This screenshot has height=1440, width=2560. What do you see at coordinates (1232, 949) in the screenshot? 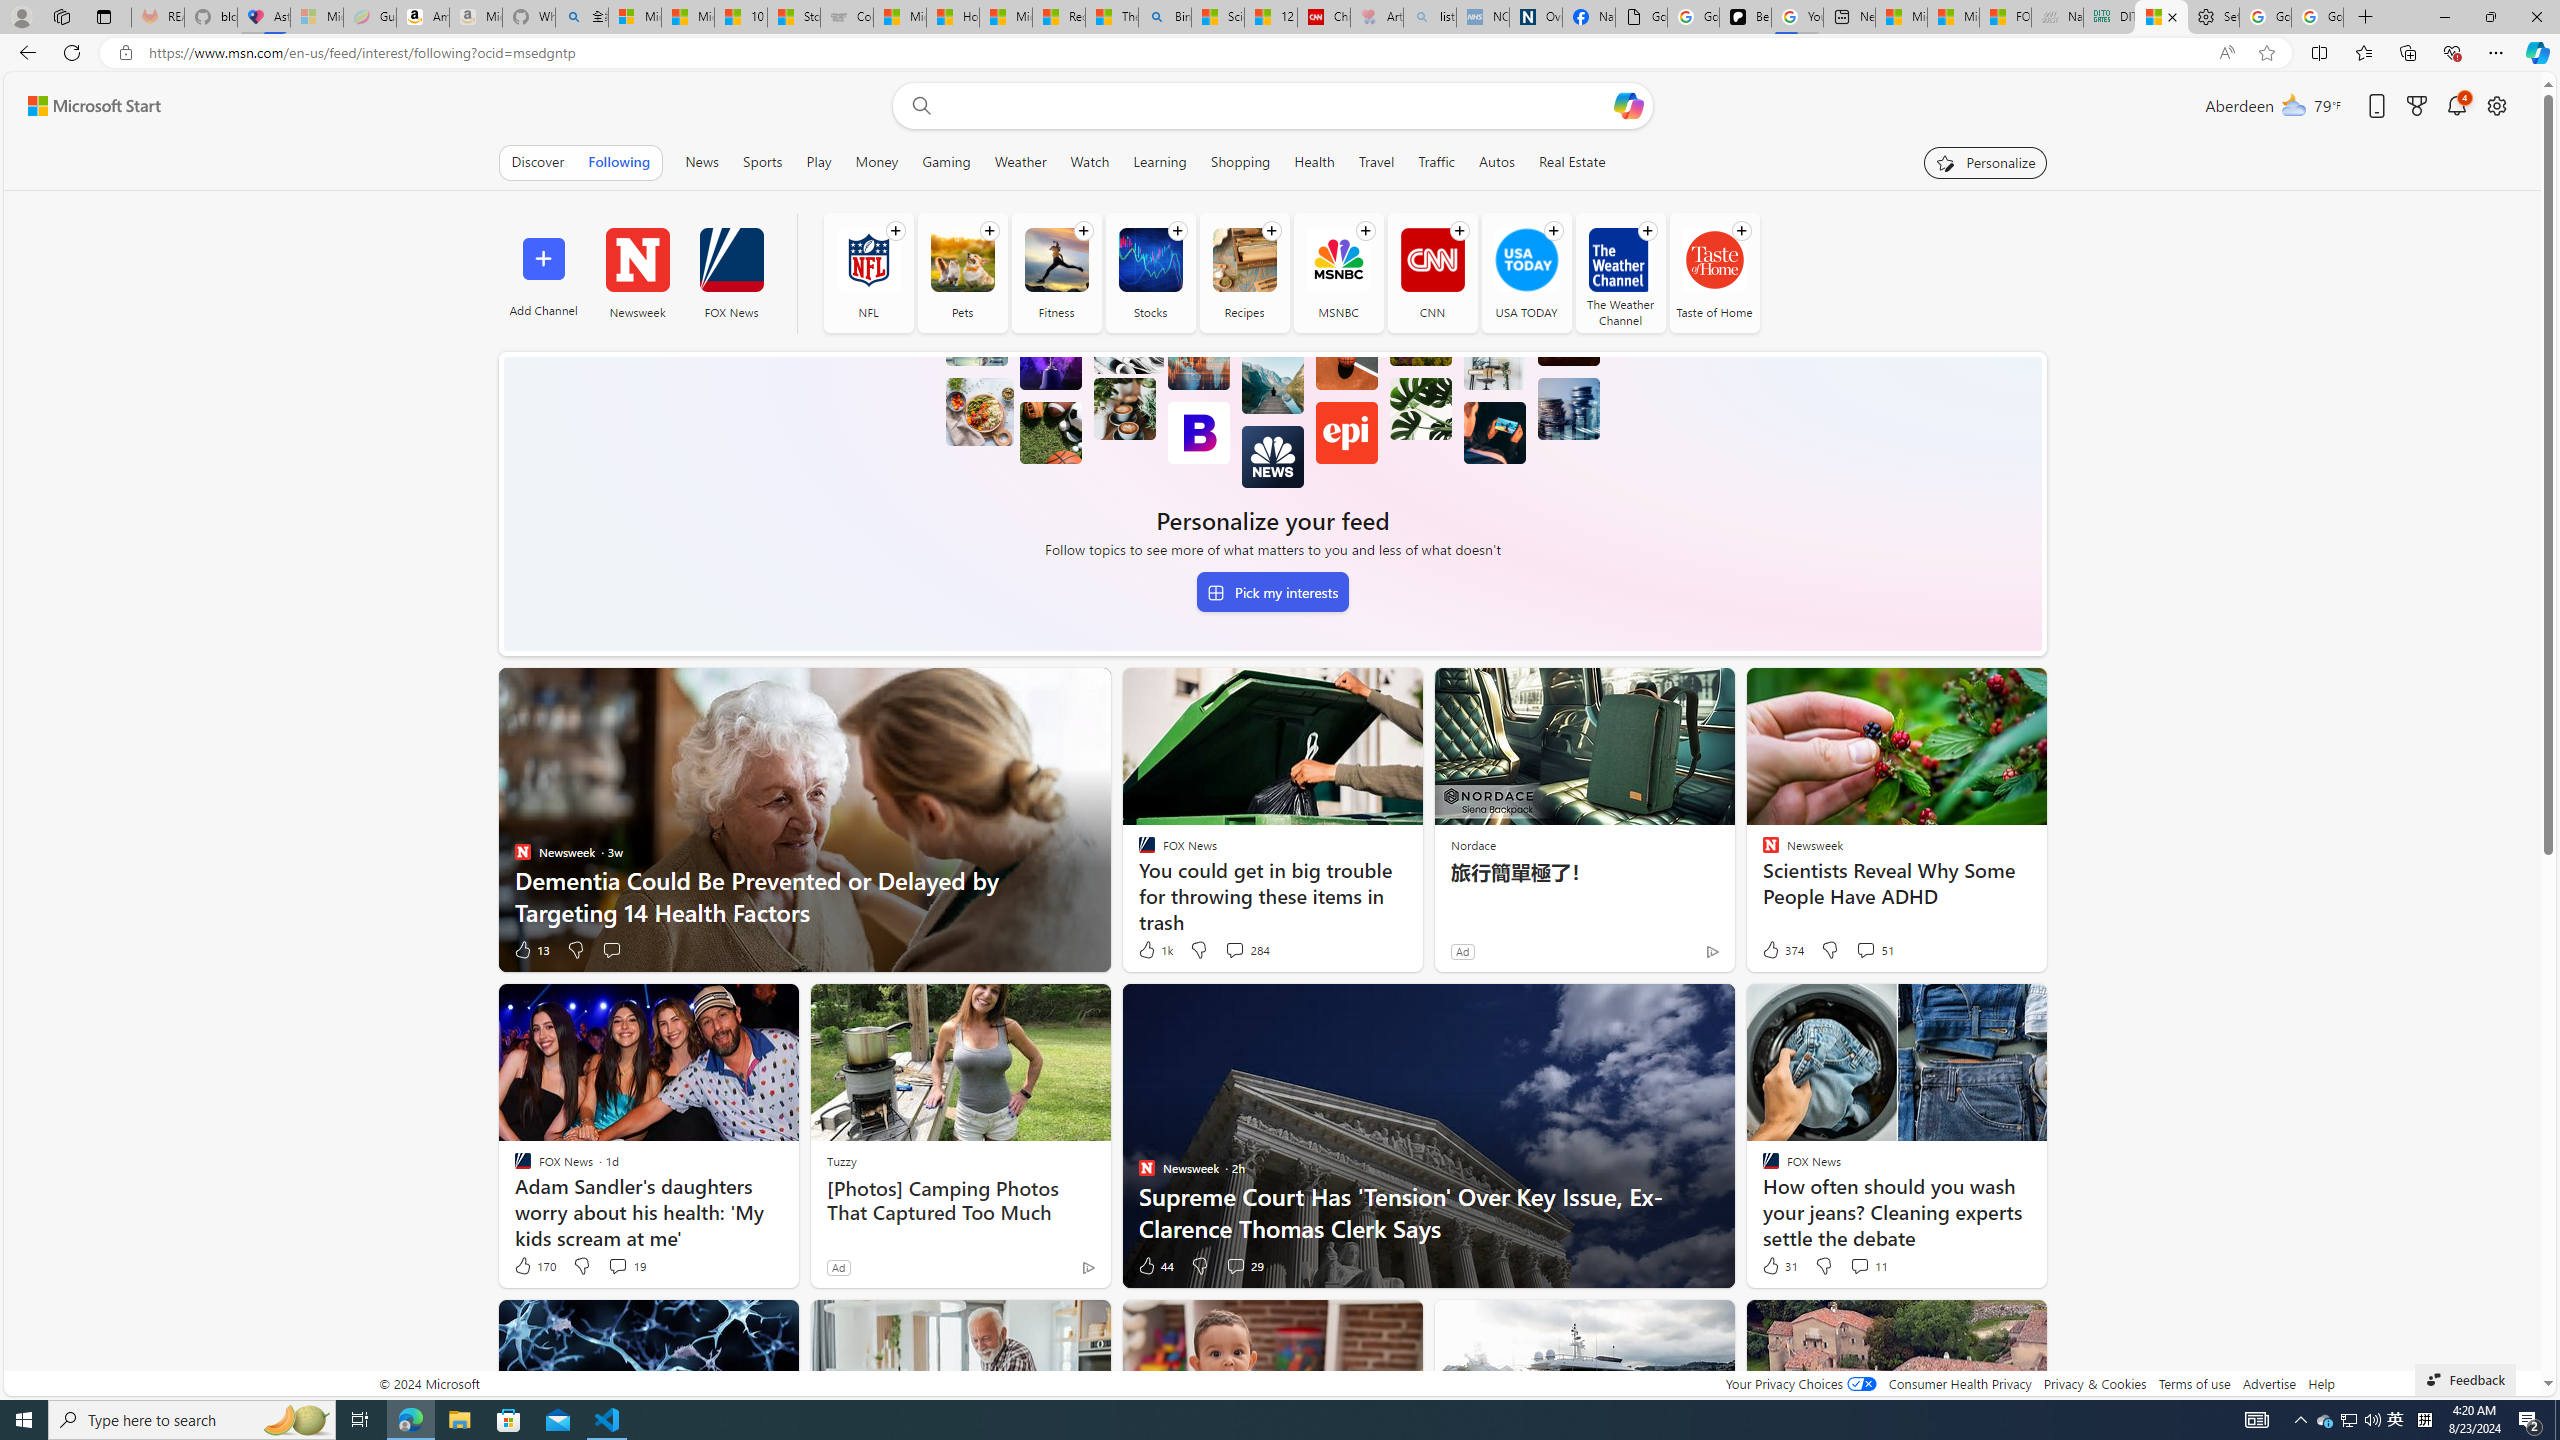
I see `'View comments 284 Comment'` at bounding box center [1232, 949].